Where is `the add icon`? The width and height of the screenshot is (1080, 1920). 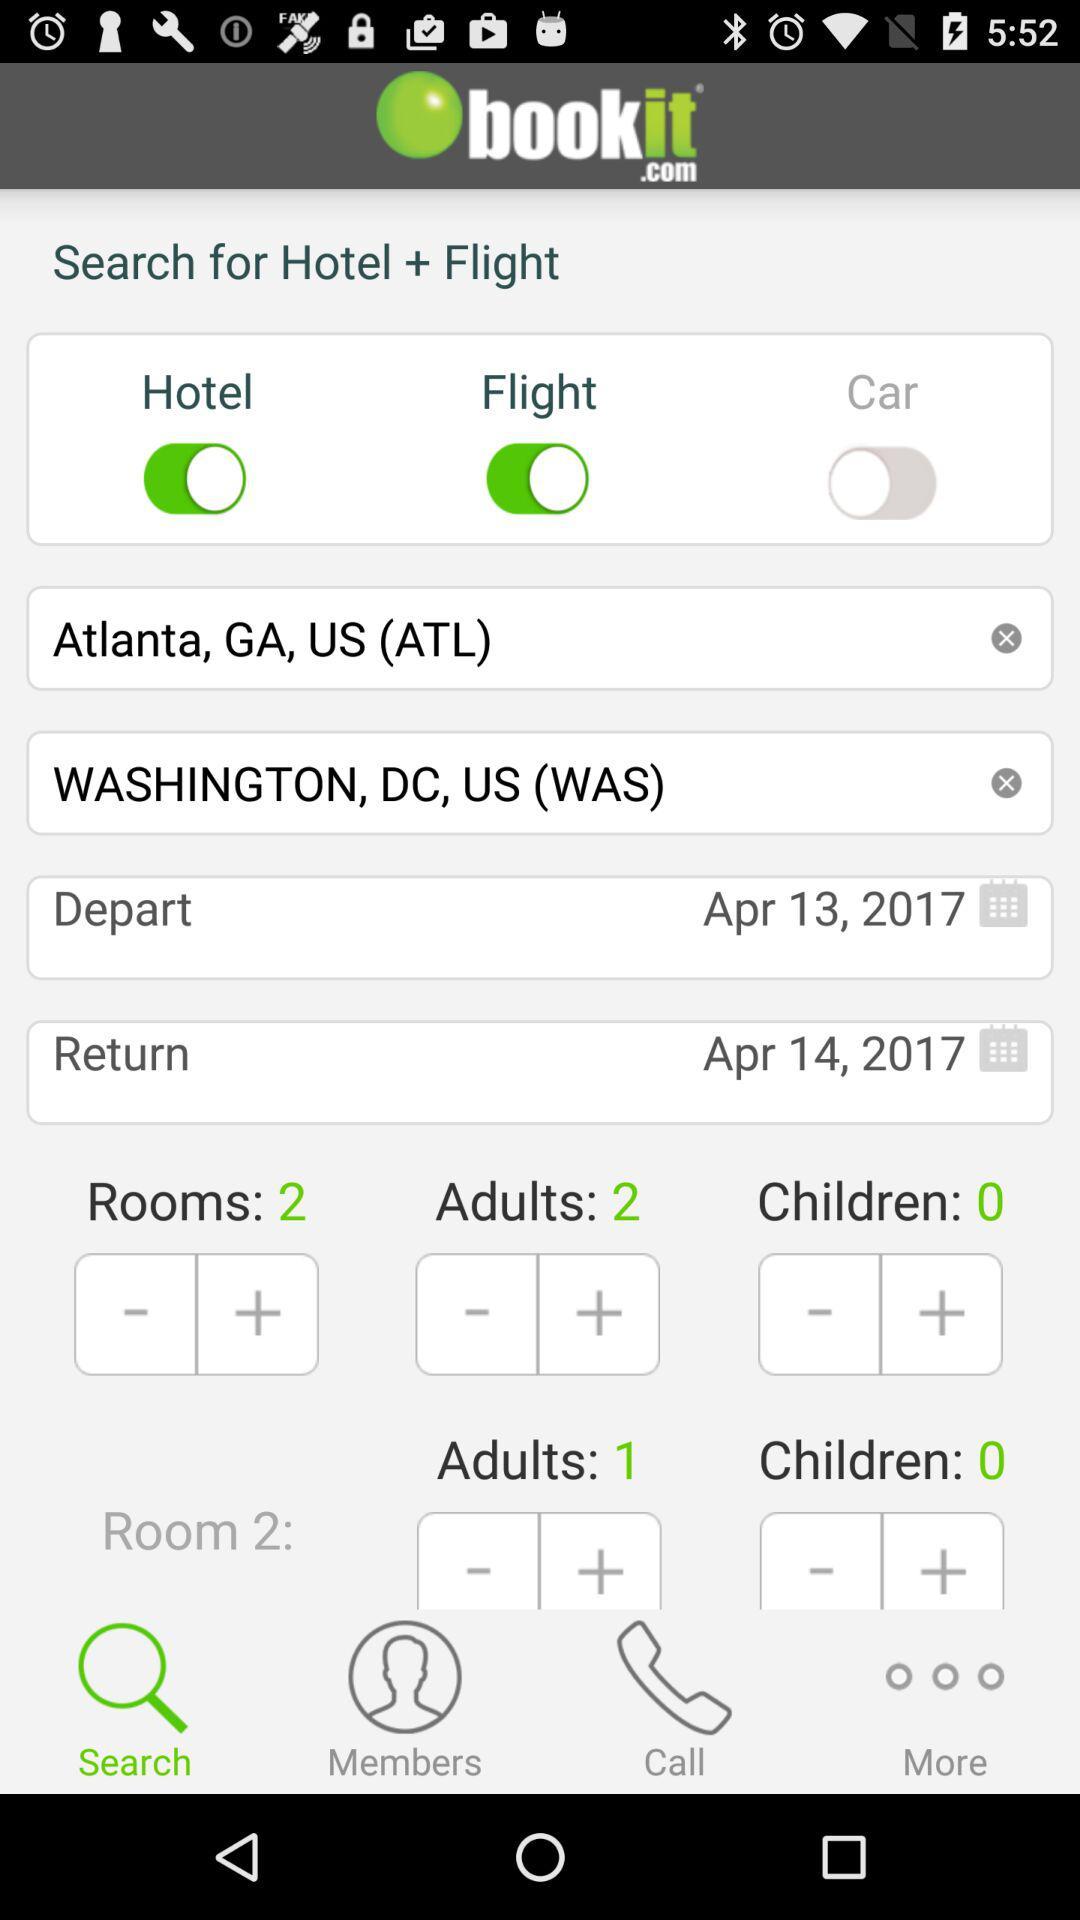 the add icon is located at coordinates (256, 1405).